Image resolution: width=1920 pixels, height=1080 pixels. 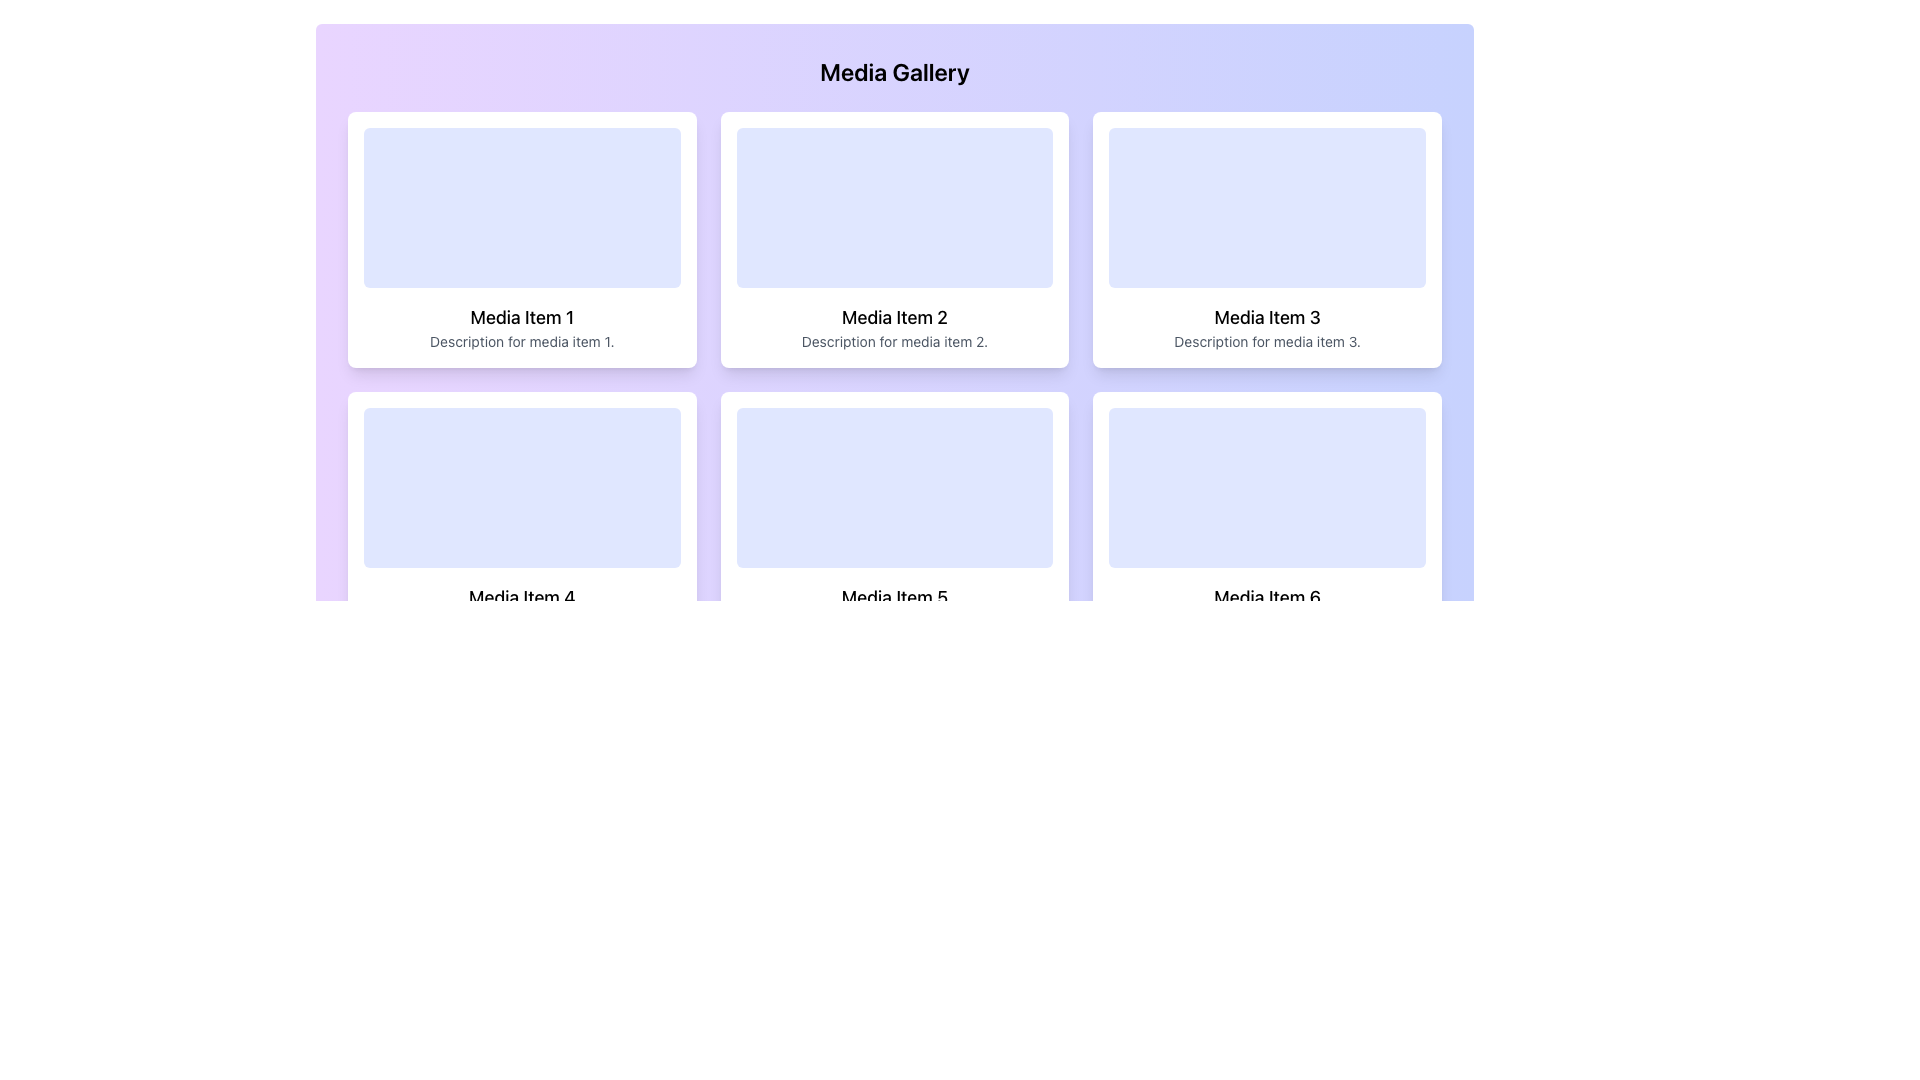 What do you see at coordinates (1266, 341) in the screenshot?
I see `subtitle text located underneath the 'Media Item 3' title in the third card of the top row of the media gallery layout` at bounding box center [1266, 341].